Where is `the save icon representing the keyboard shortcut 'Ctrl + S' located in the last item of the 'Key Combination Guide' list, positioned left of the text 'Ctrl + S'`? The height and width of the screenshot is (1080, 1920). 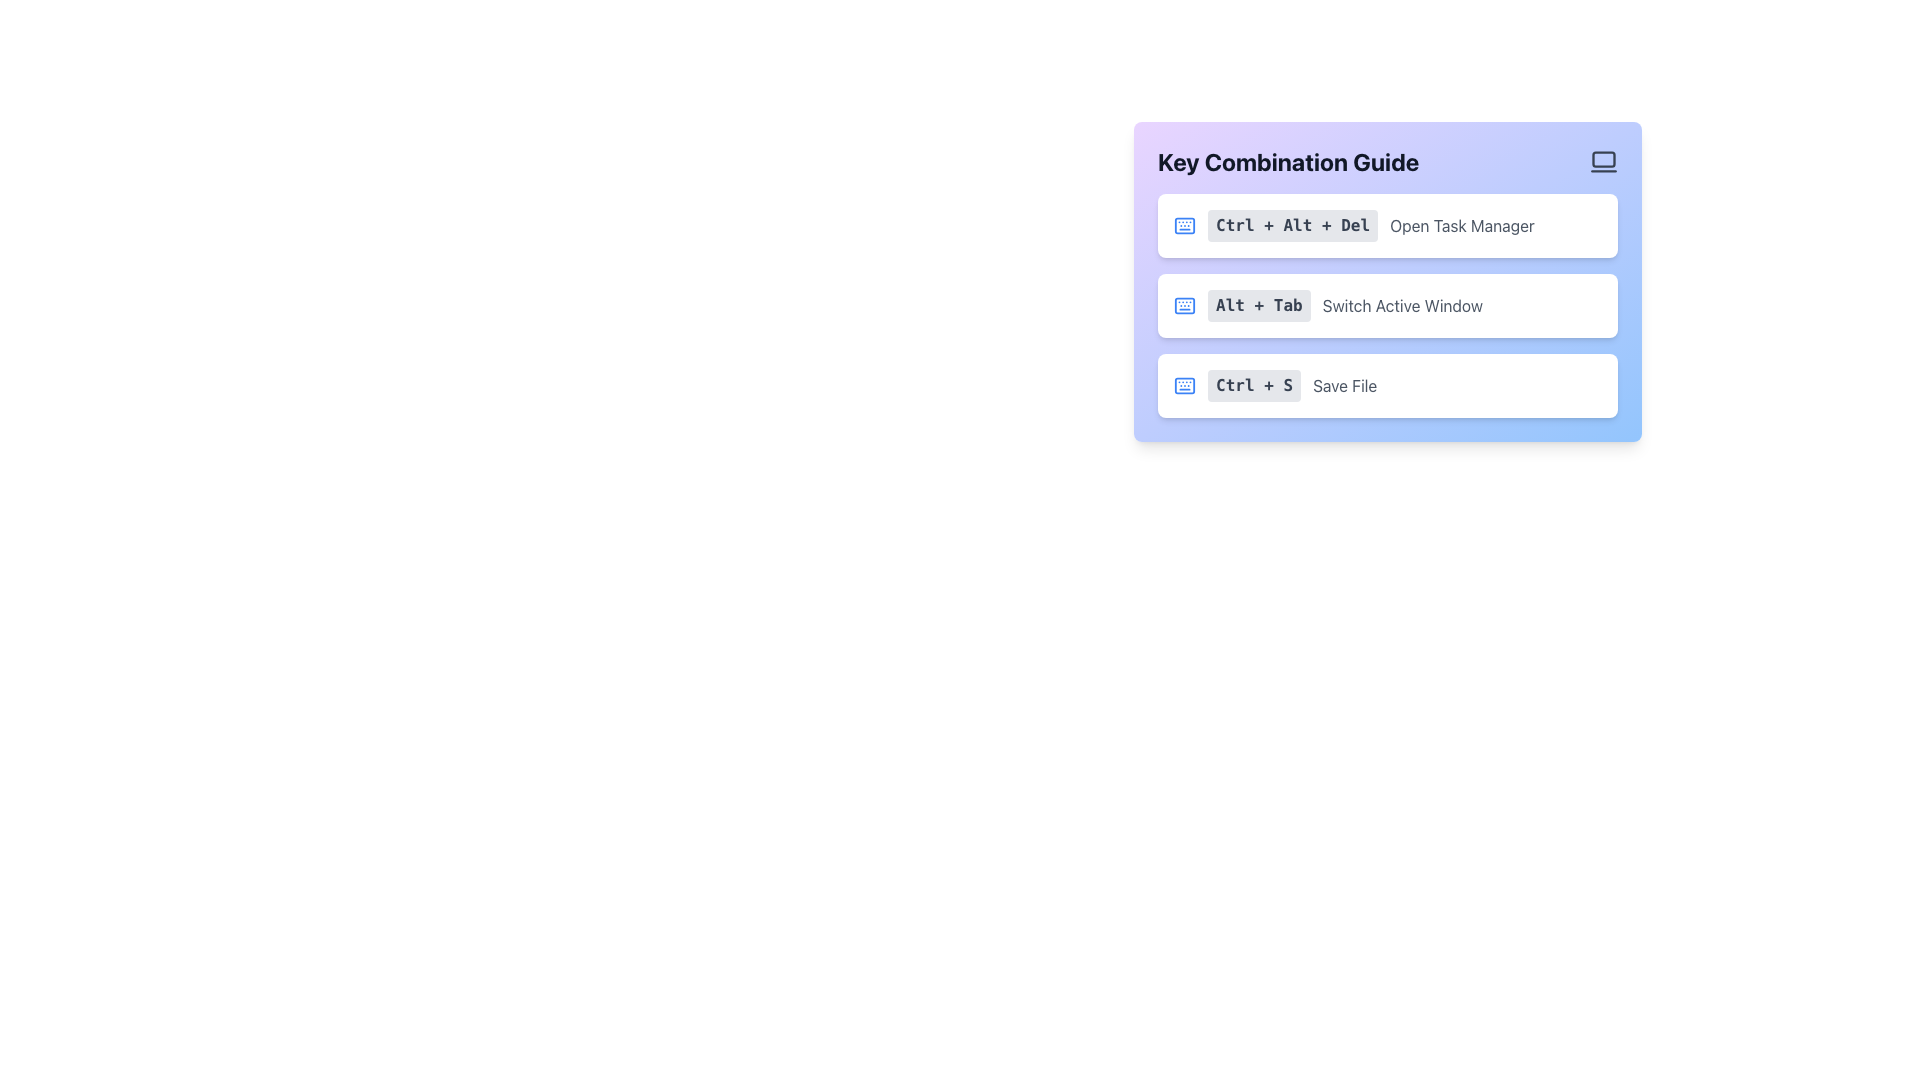
the save icon representing the keyboard shortcut 'Ctrl + S' located in the last item of the 'Key Combination Guide' list, positioned left of the text 'Ctrl + S' is located at coordinates (1185, 385).